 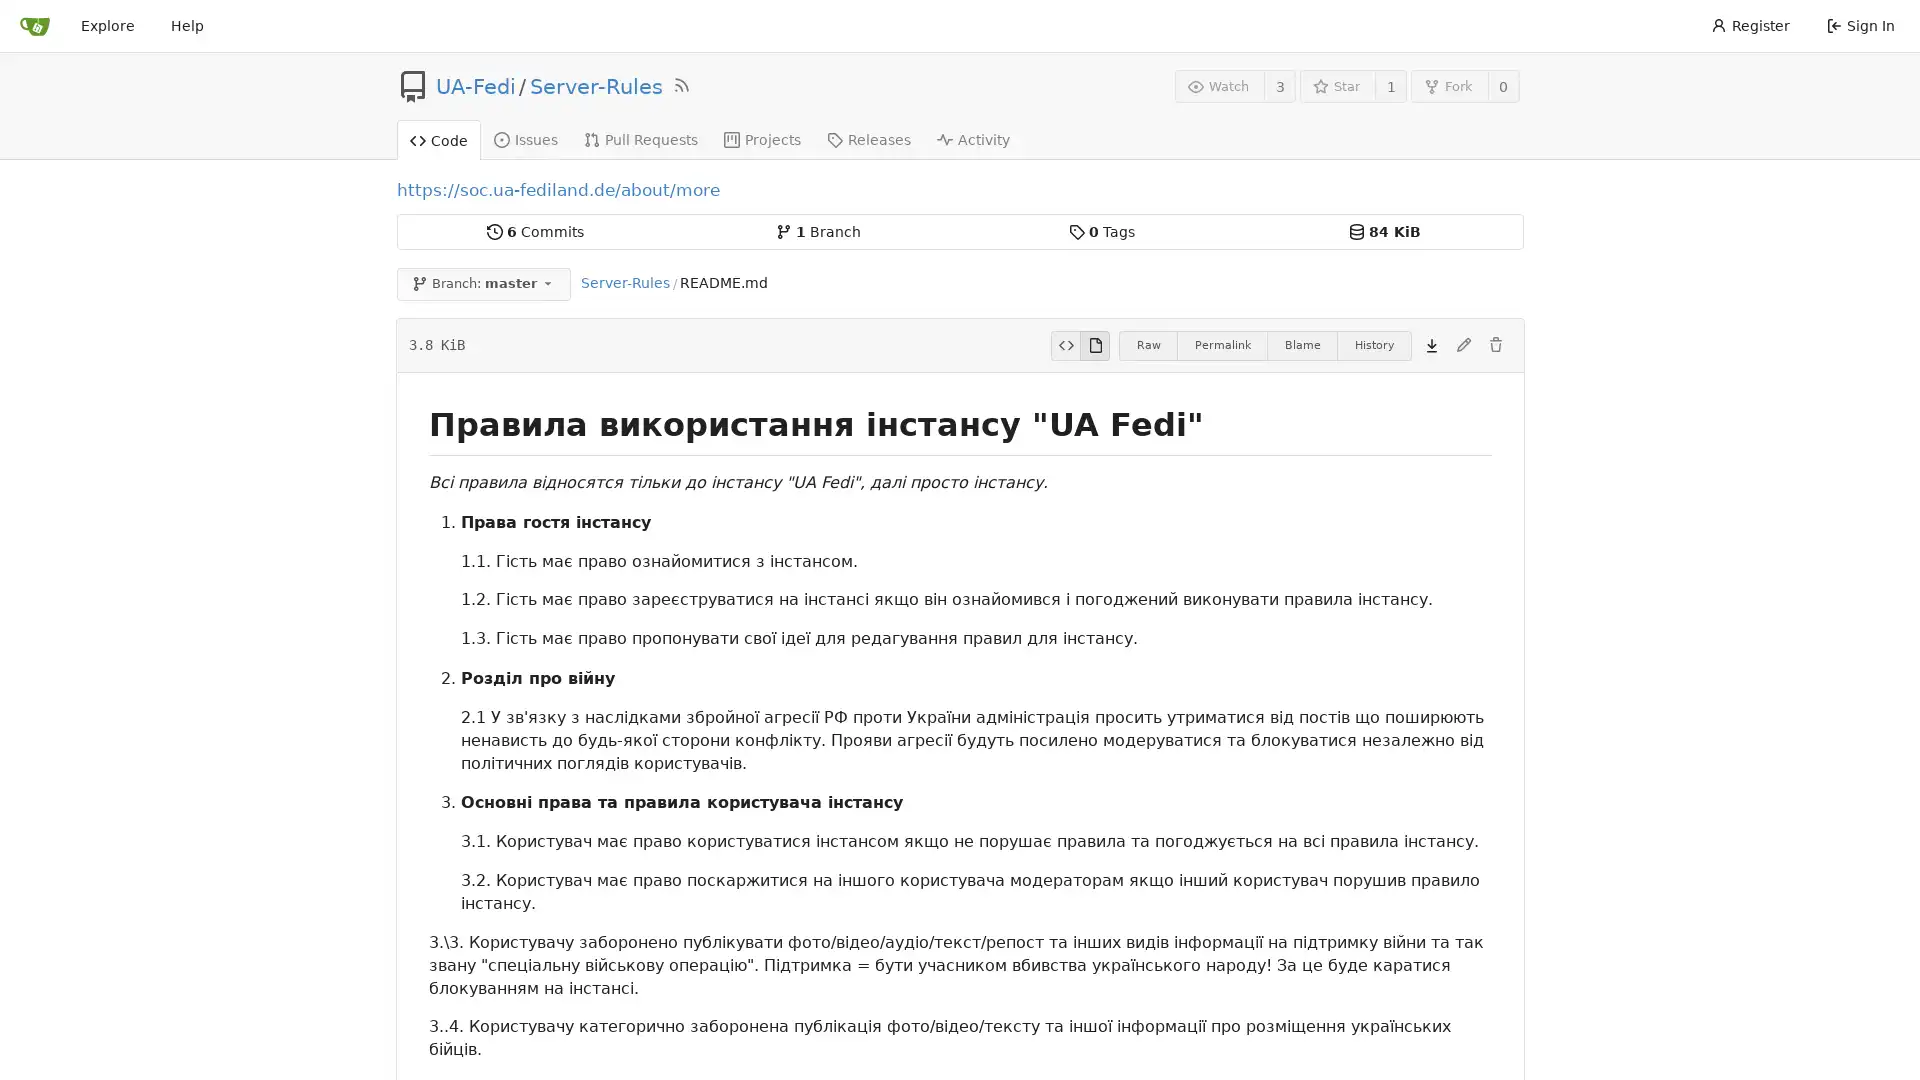 I want to click on Watch, so click(x=1218, y=85).